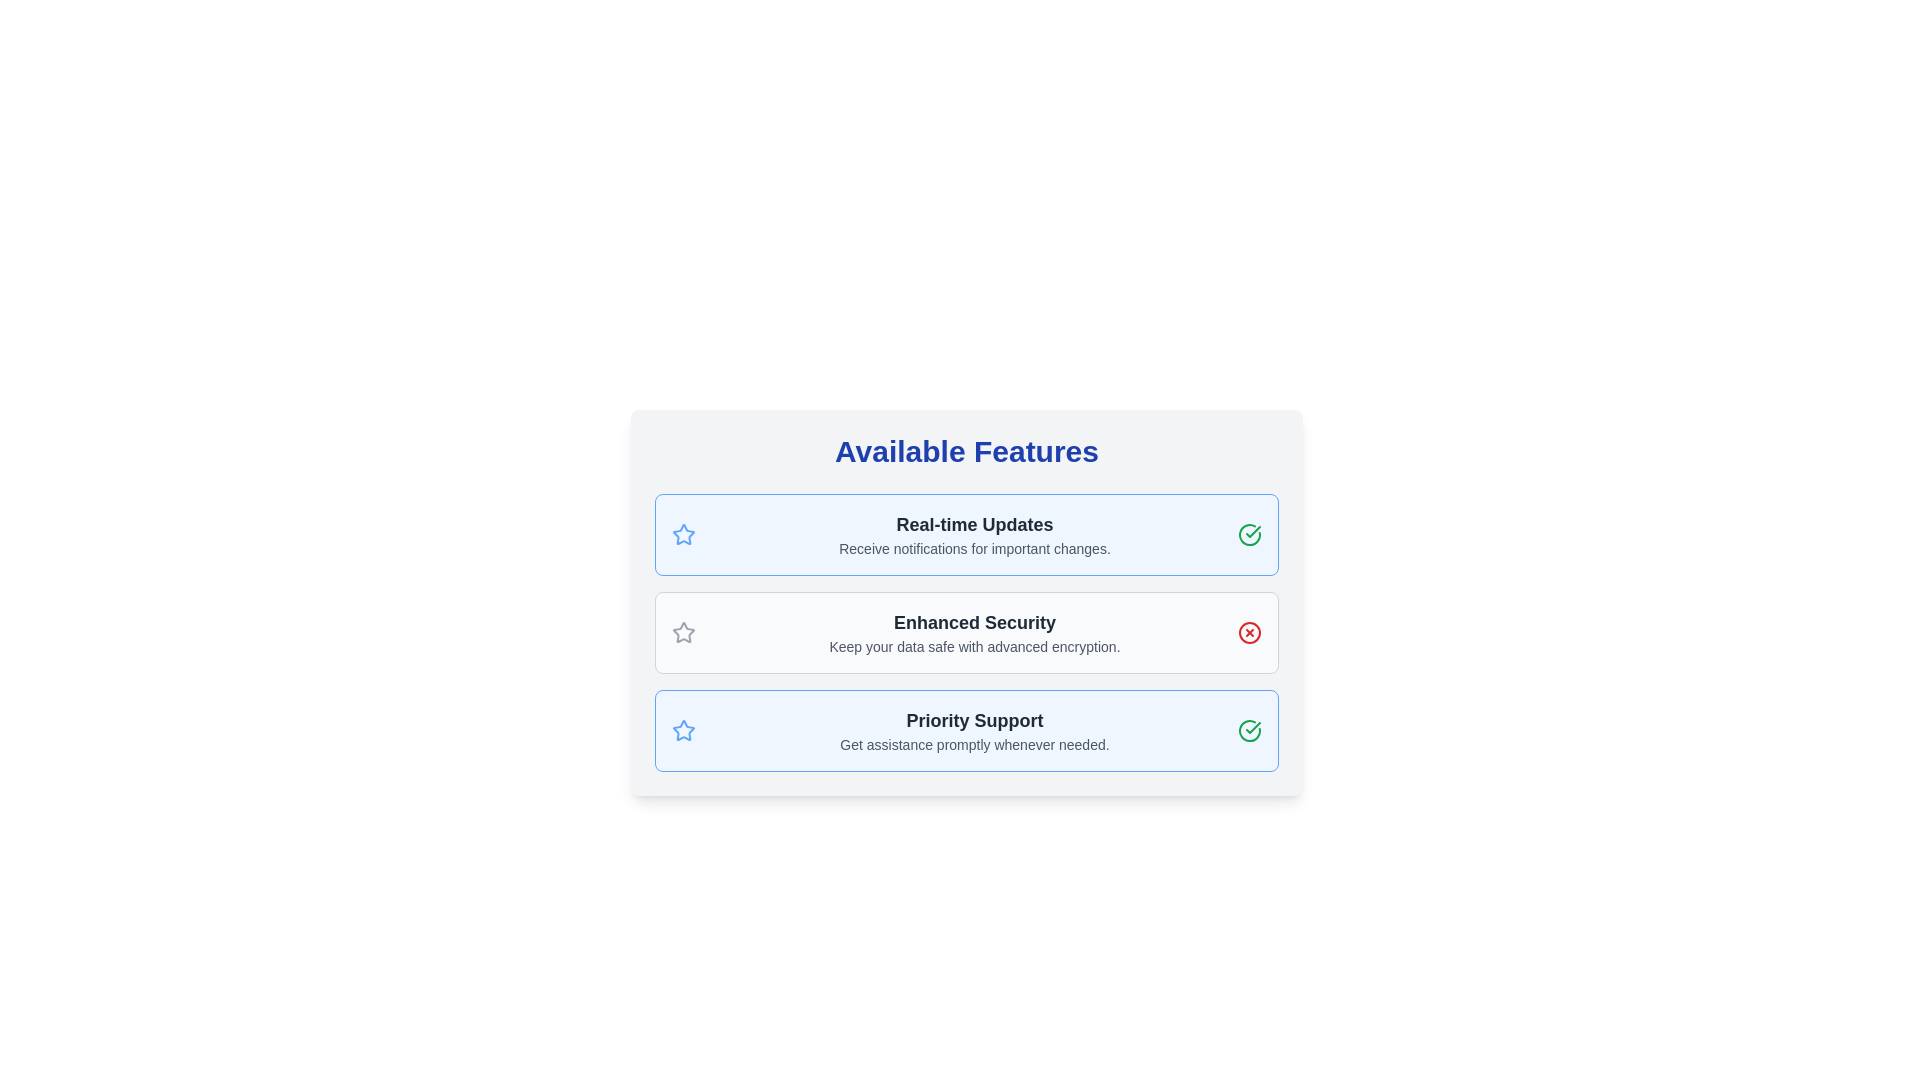 Image resolution: width=1920 pixels, height=1080 pixels. I want to click on the star-shaped icon in the bottom-most row of the feature list to observe any tooltip or visual response, so click(684, 730).